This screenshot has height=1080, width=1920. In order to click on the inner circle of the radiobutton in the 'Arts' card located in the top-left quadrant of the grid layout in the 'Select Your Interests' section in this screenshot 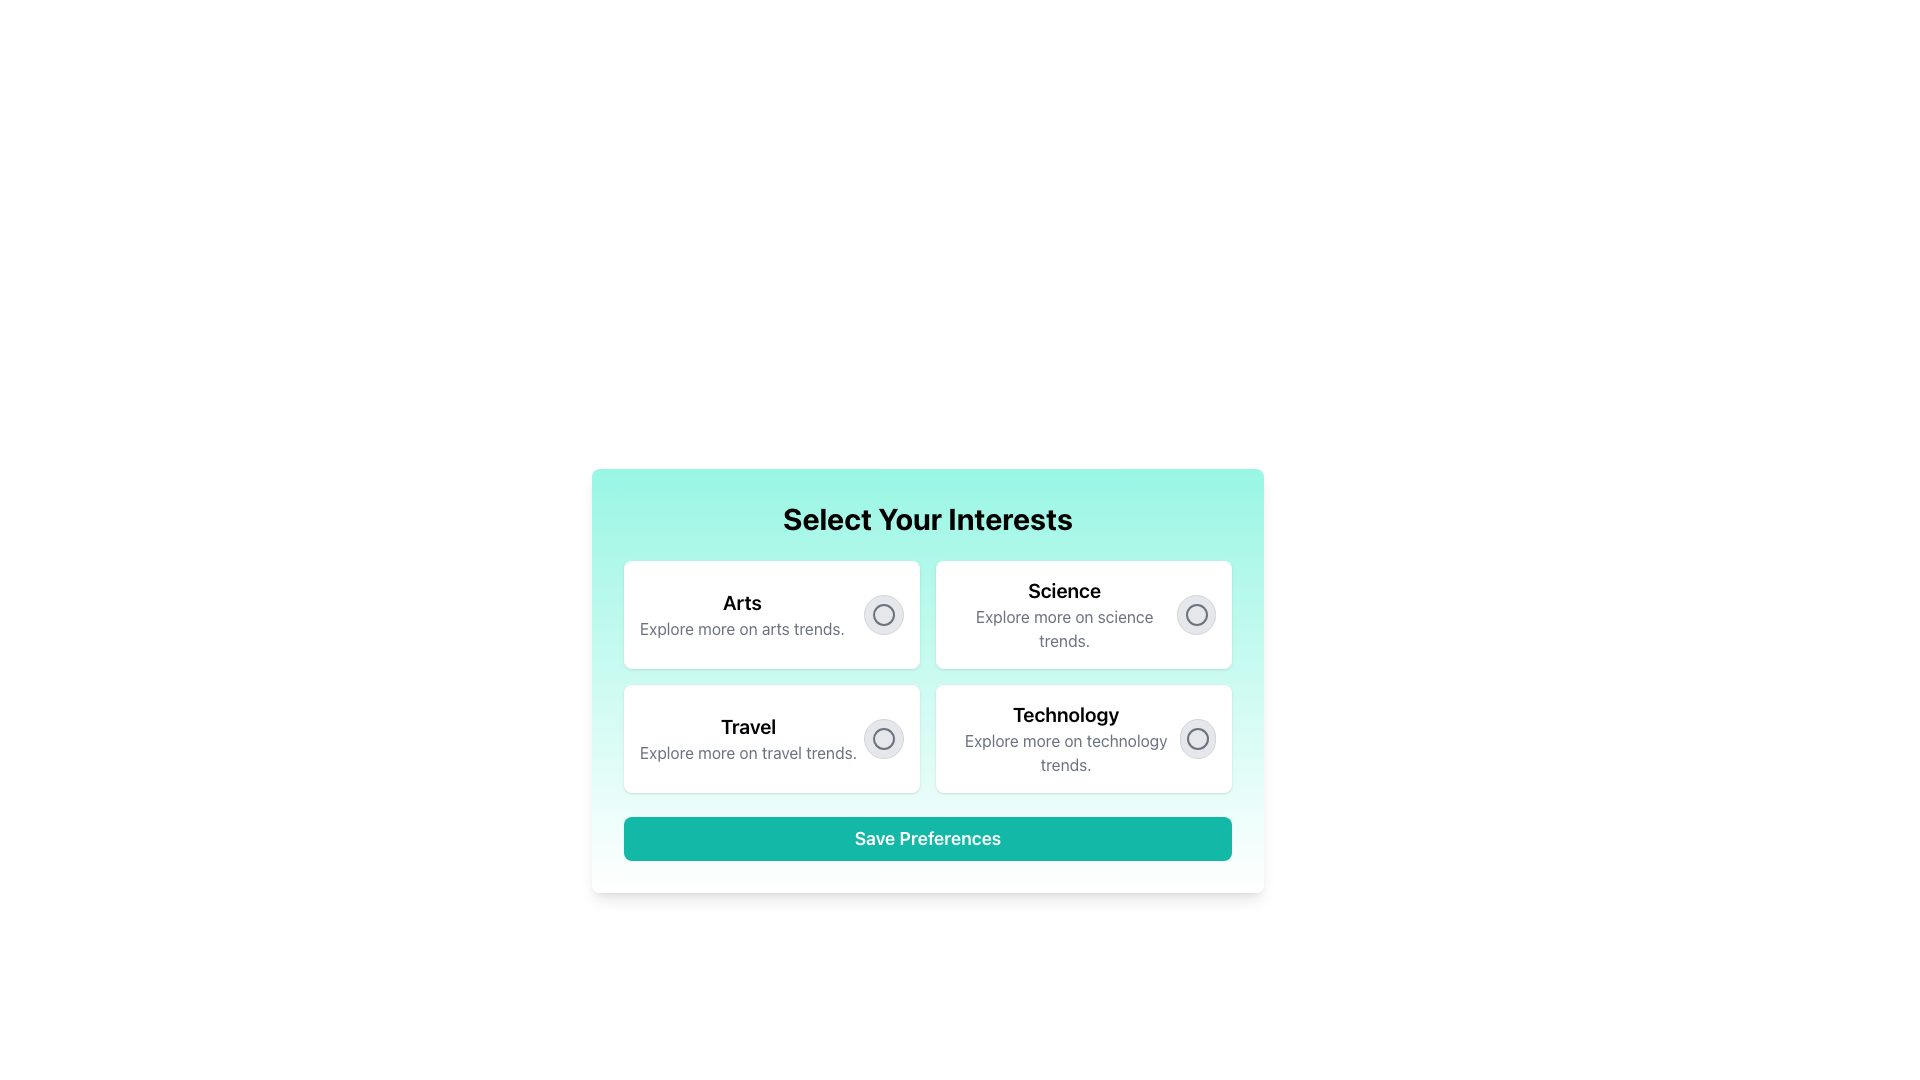, I will do `click(882, 613)`.